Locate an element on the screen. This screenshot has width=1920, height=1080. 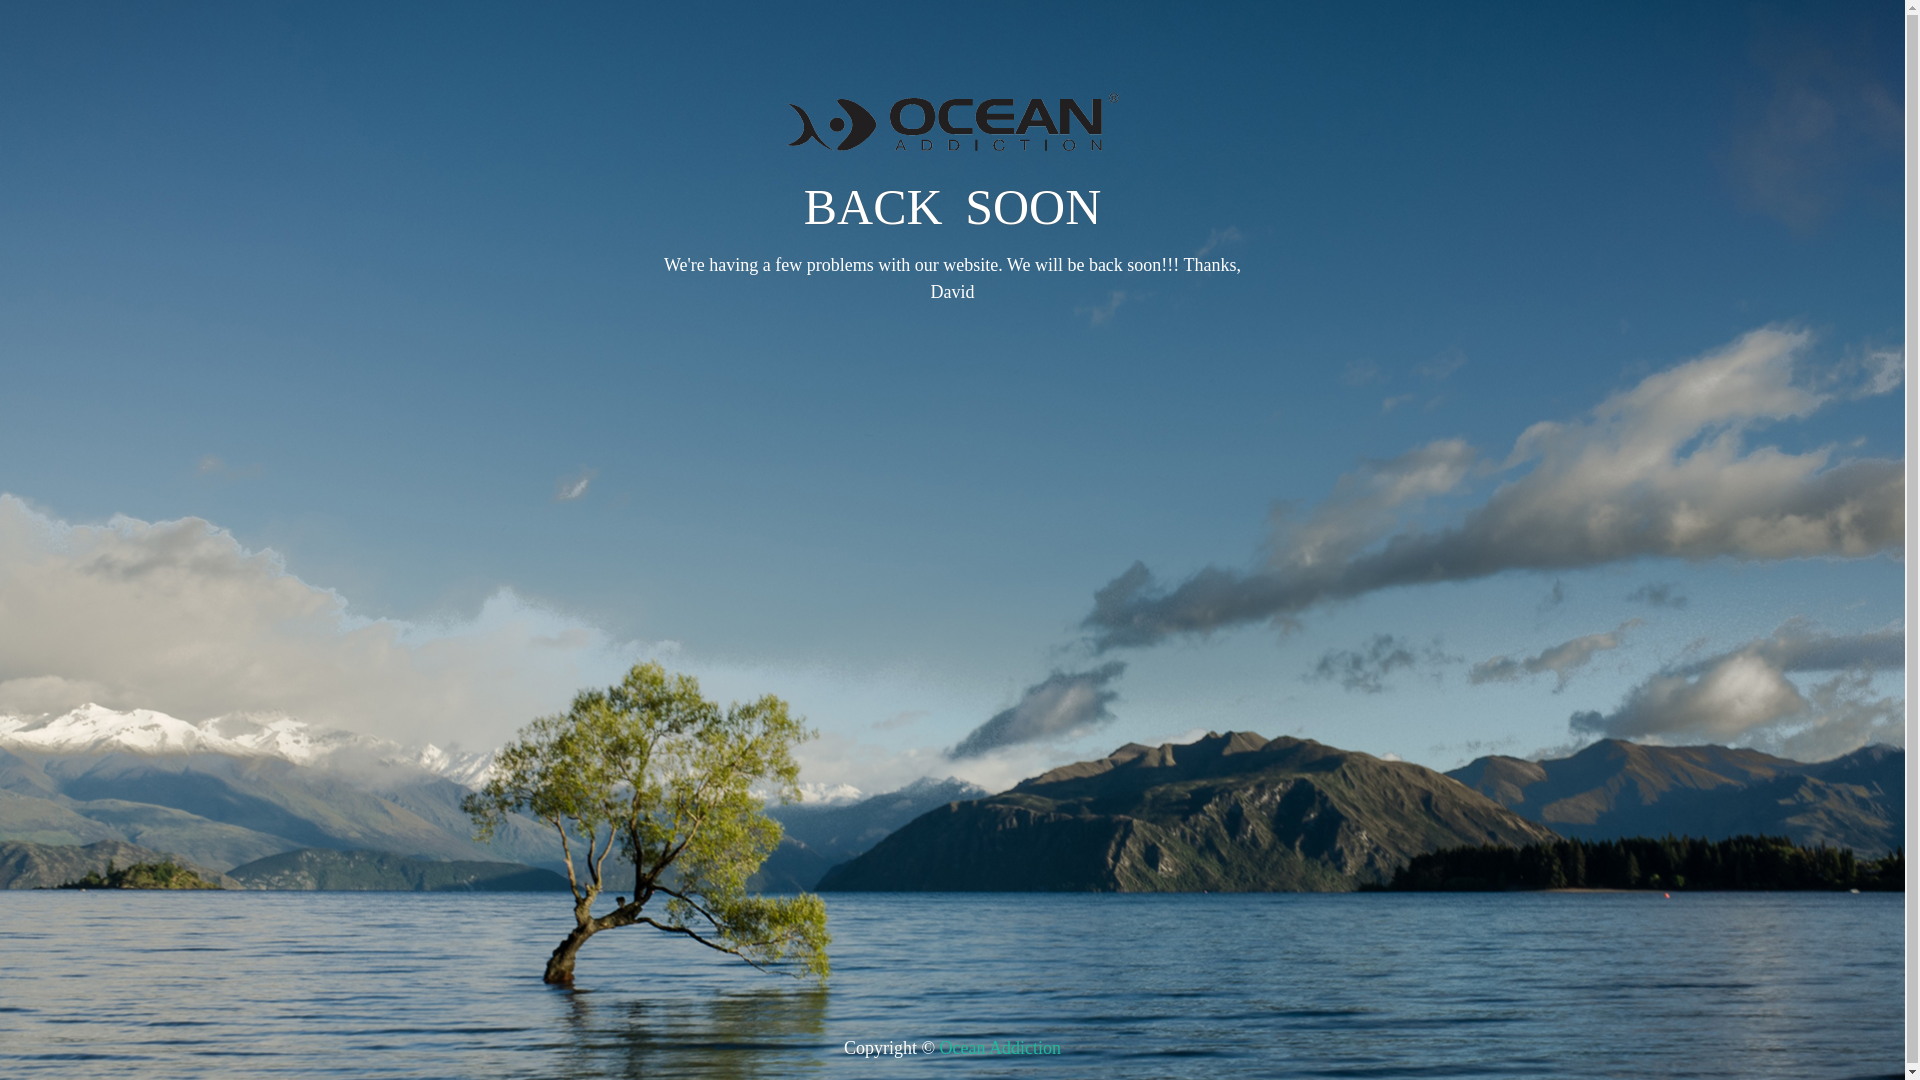
'Ocean Addiction' is located at coordinates (1000, 1047).